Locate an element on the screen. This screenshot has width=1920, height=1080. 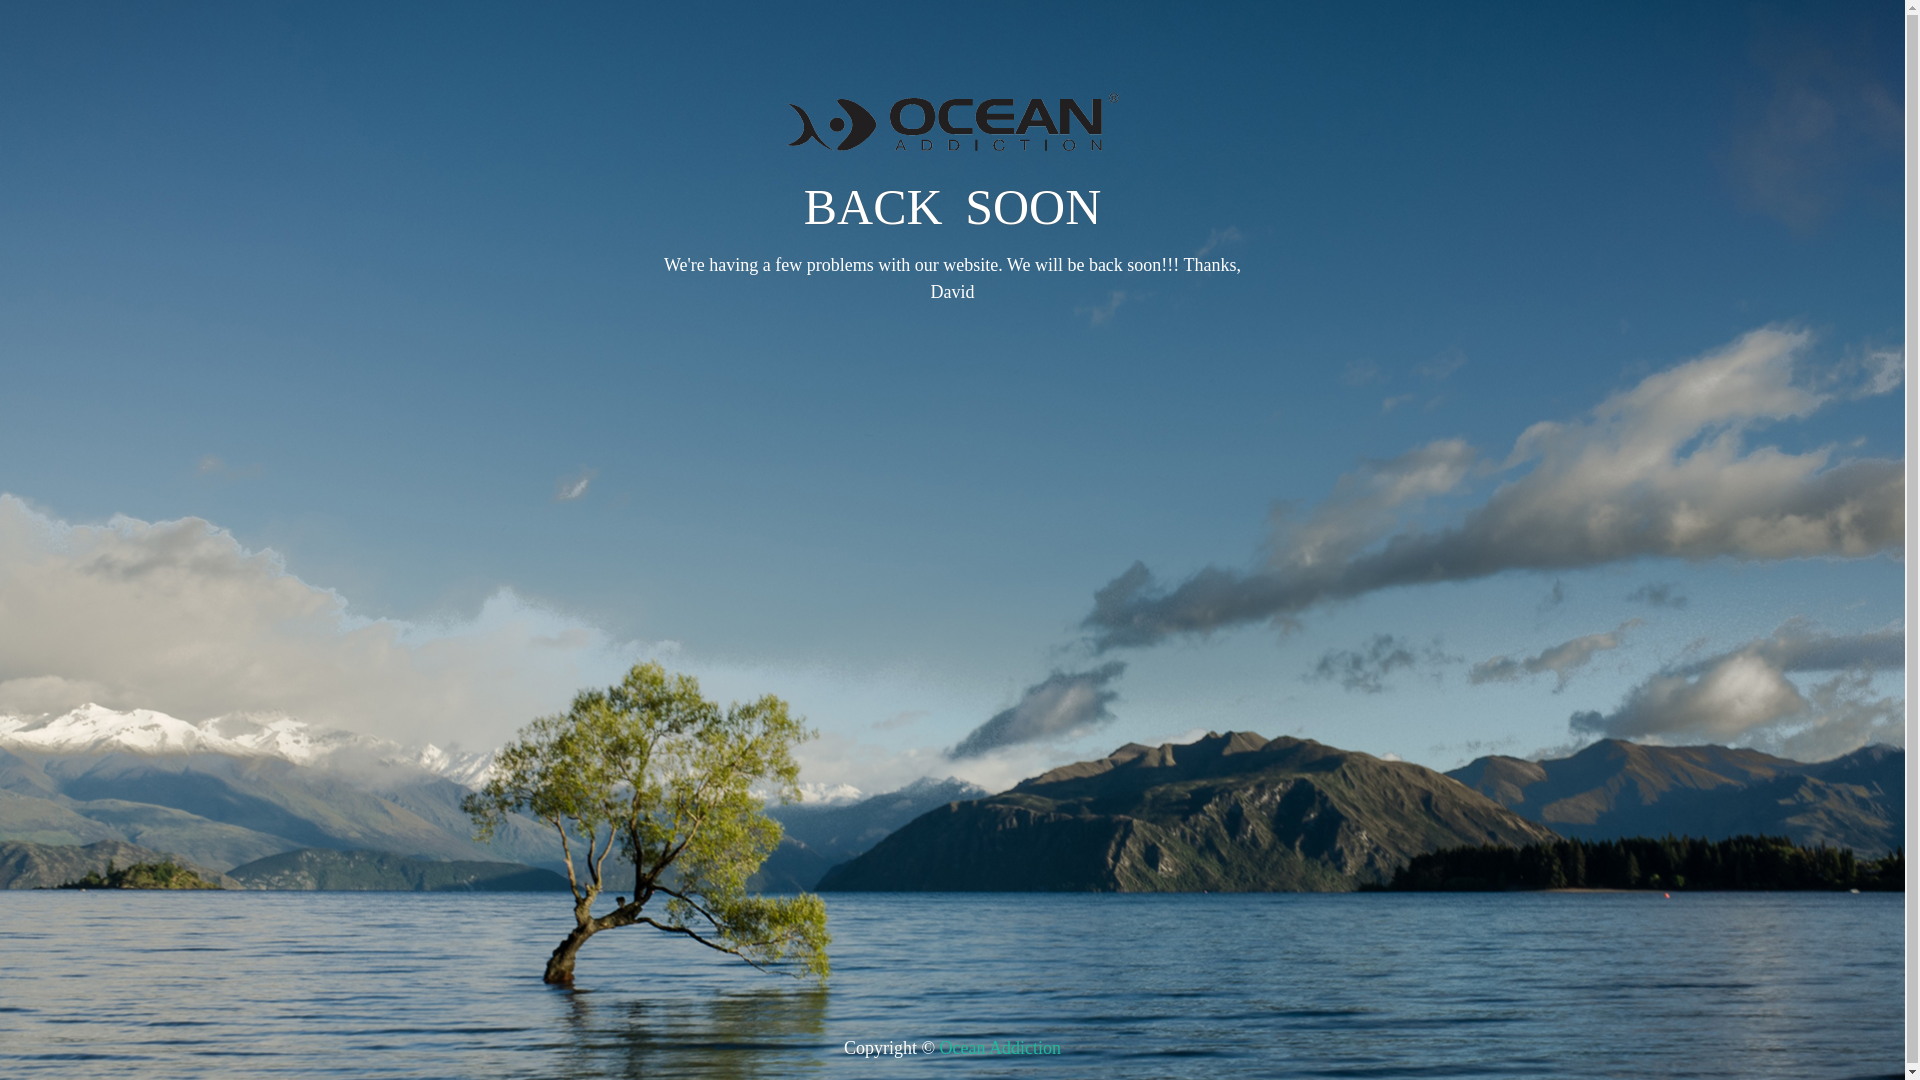
'Ocean Addiction' is located at coordinates (1000, 1047).